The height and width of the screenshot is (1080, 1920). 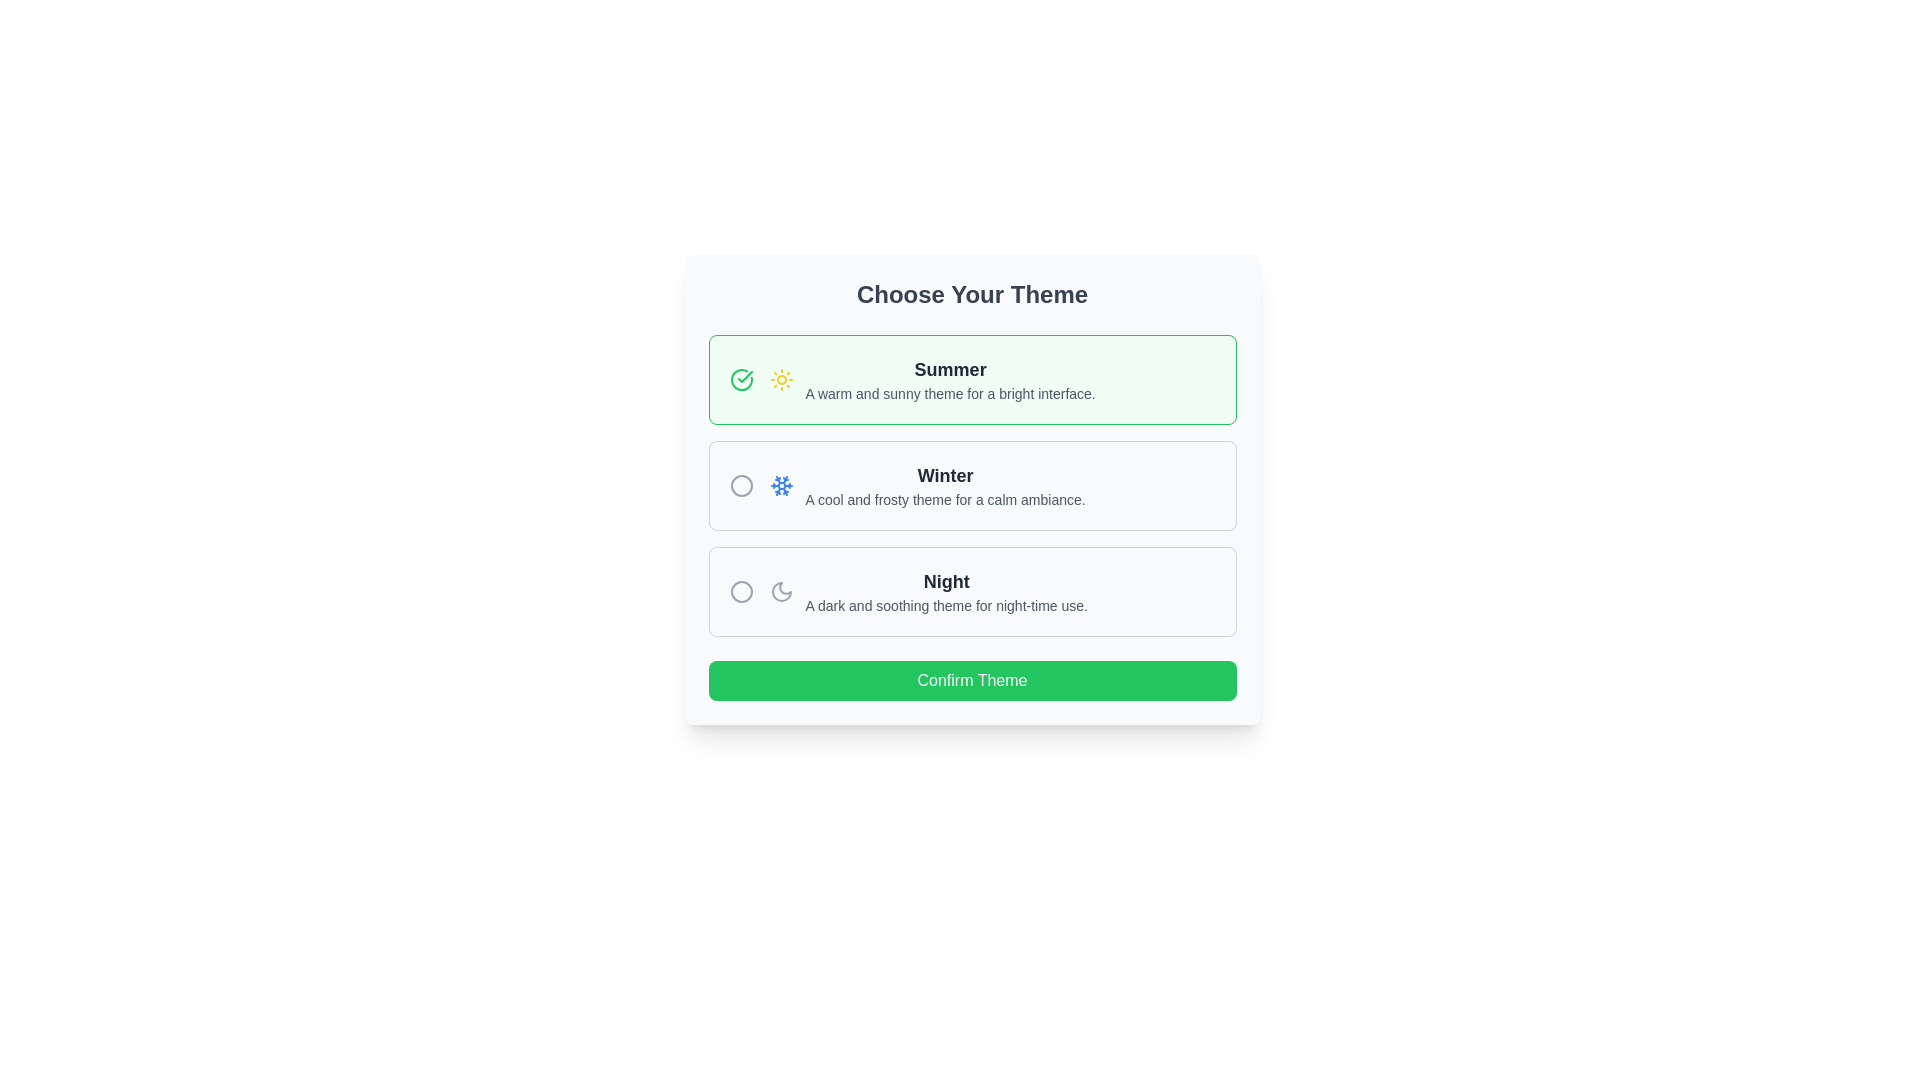 What do you see at coordinates (949, 380) in the screenshot?
I see `text information from the descriptive label about the 'Summer' theme option, located in the topmost section of the 'Choose Your Theme' interface` at bounding box center [949, 380].